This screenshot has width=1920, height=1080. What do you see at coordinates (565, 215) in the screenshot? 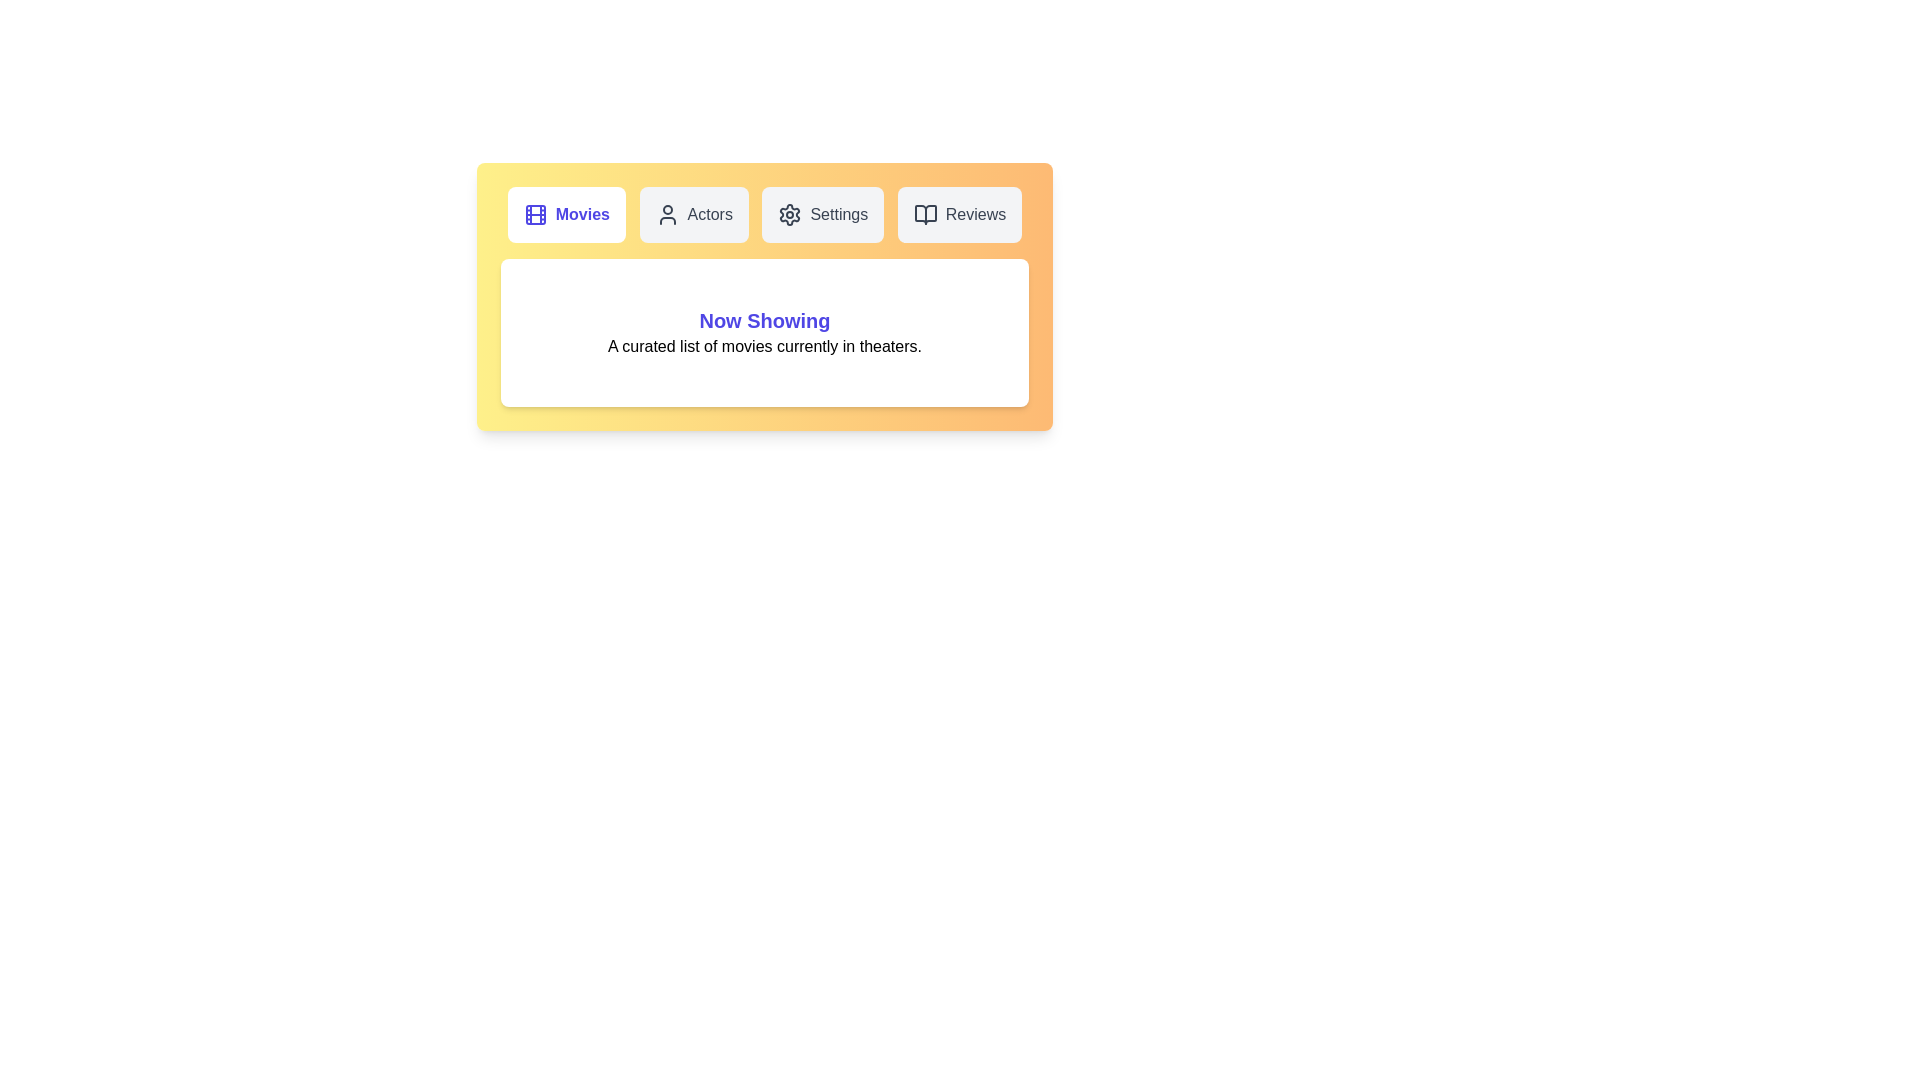
I see `the tab labeled Movies` at bounding box center [565, 215].